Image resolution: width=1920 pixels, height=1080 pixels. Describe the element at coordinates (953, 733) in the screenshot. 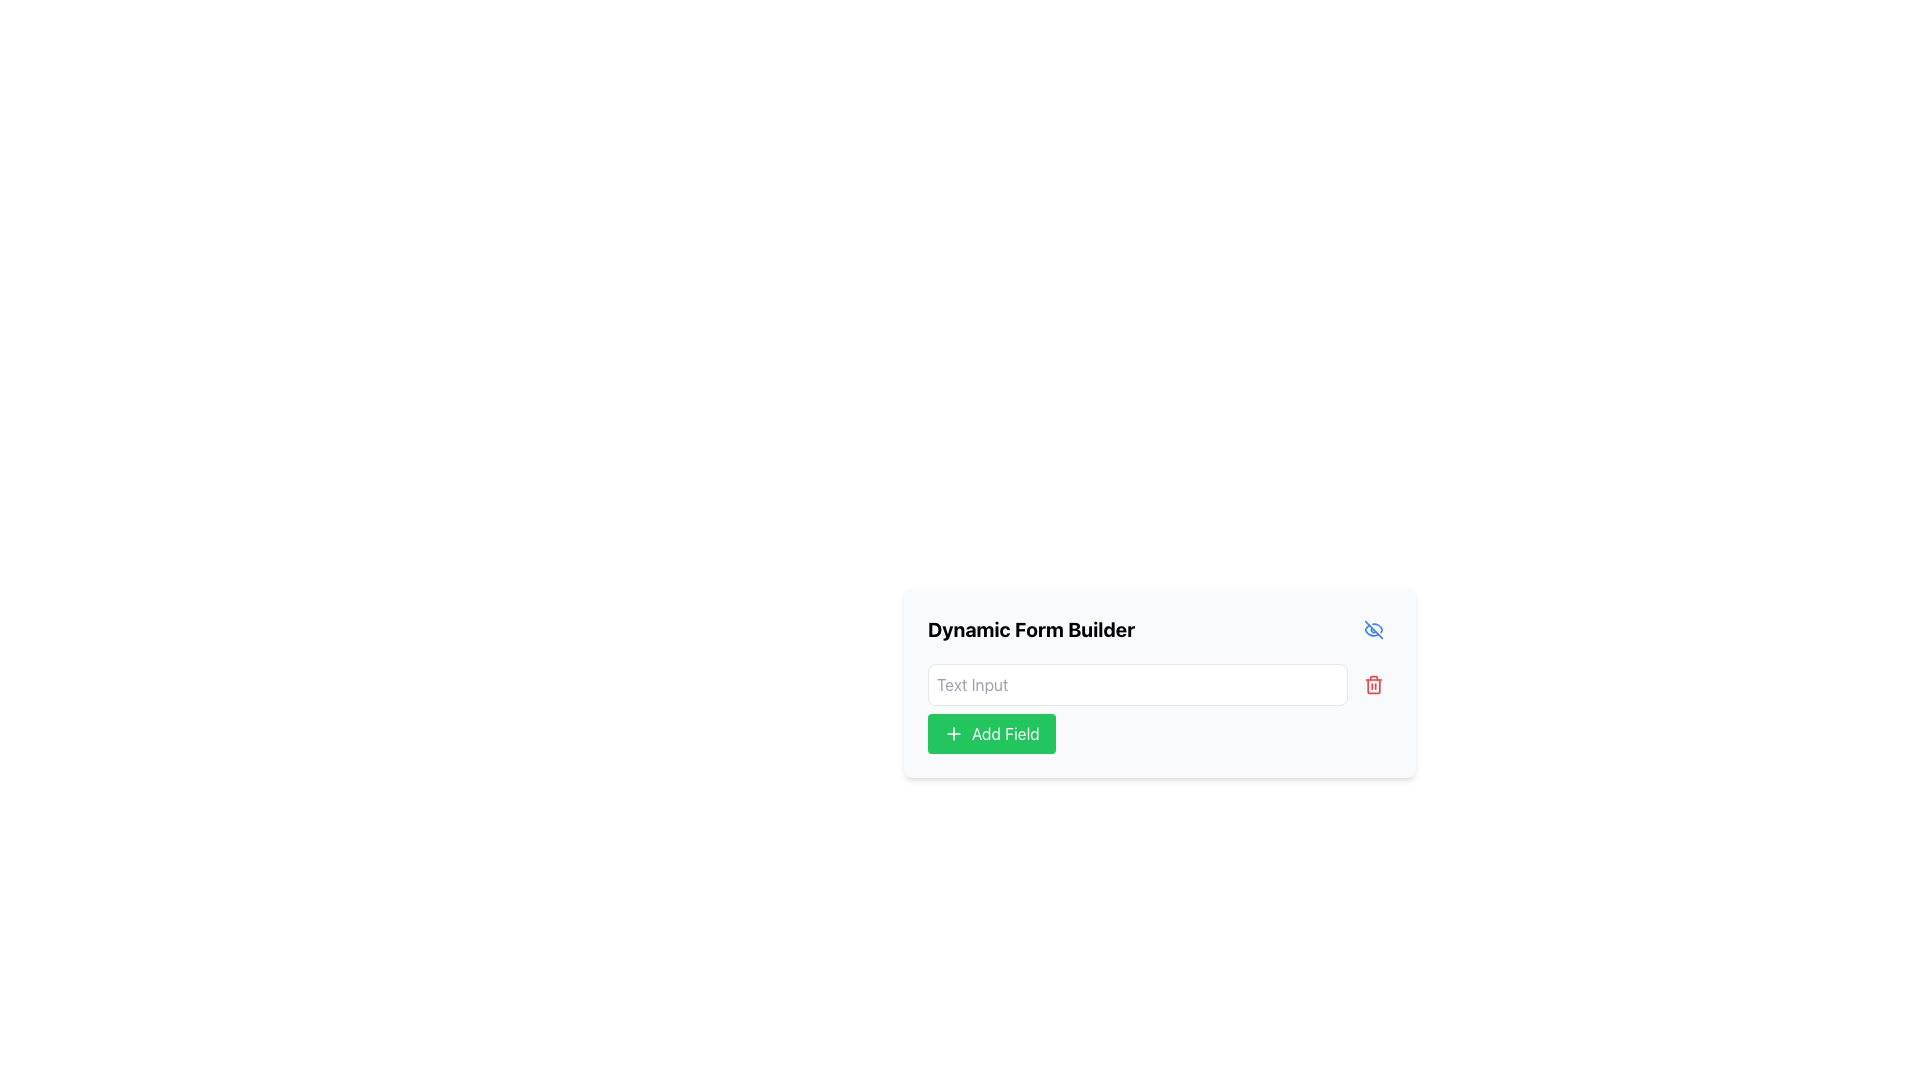

I see `the plus sign icon located to the left of the 'Add Field' text within the green button` at that location.